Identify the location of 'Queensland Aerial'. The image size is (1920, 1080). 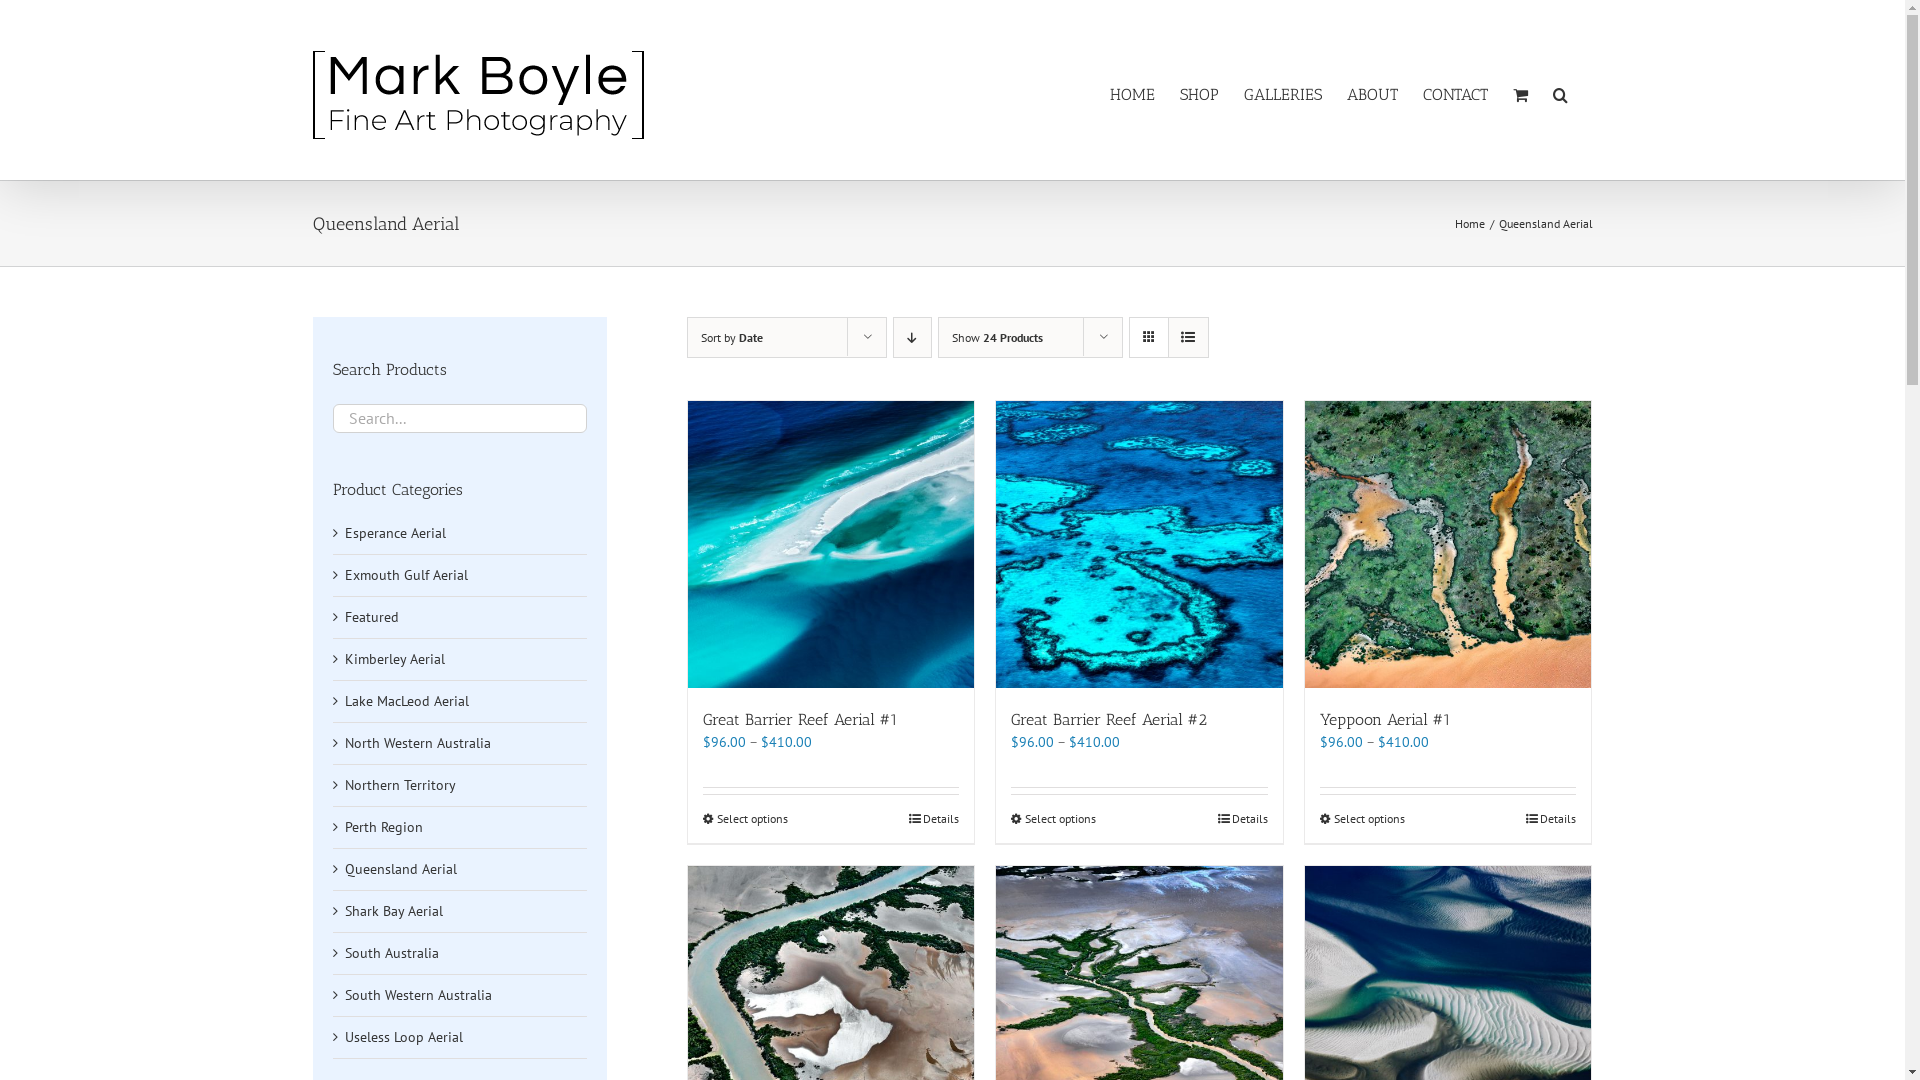
(399, 867).